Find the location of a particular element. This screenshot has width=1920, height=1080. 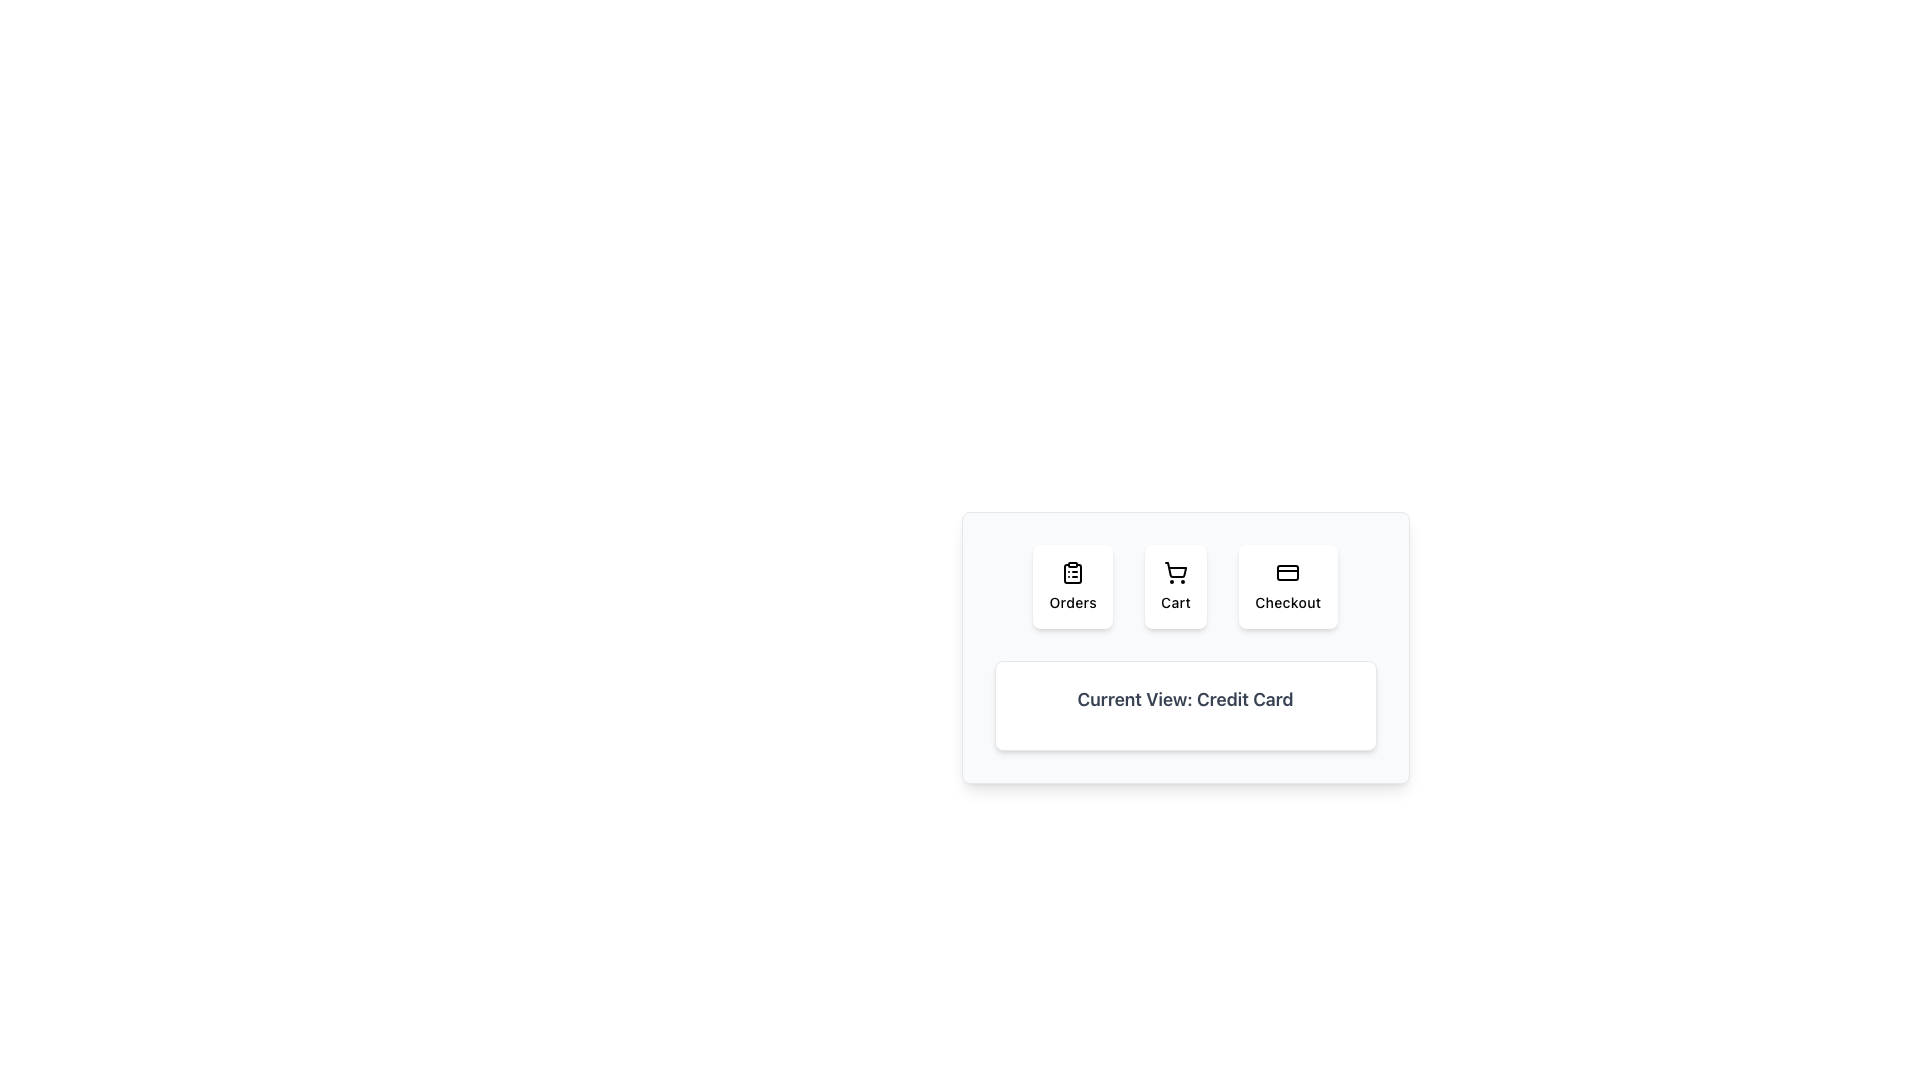

the clipboard icon representing 'Orders', which is located at the center-top of a rectangular button with rounded edges, styled in thin line art design is located at coordinates (1072, 573).